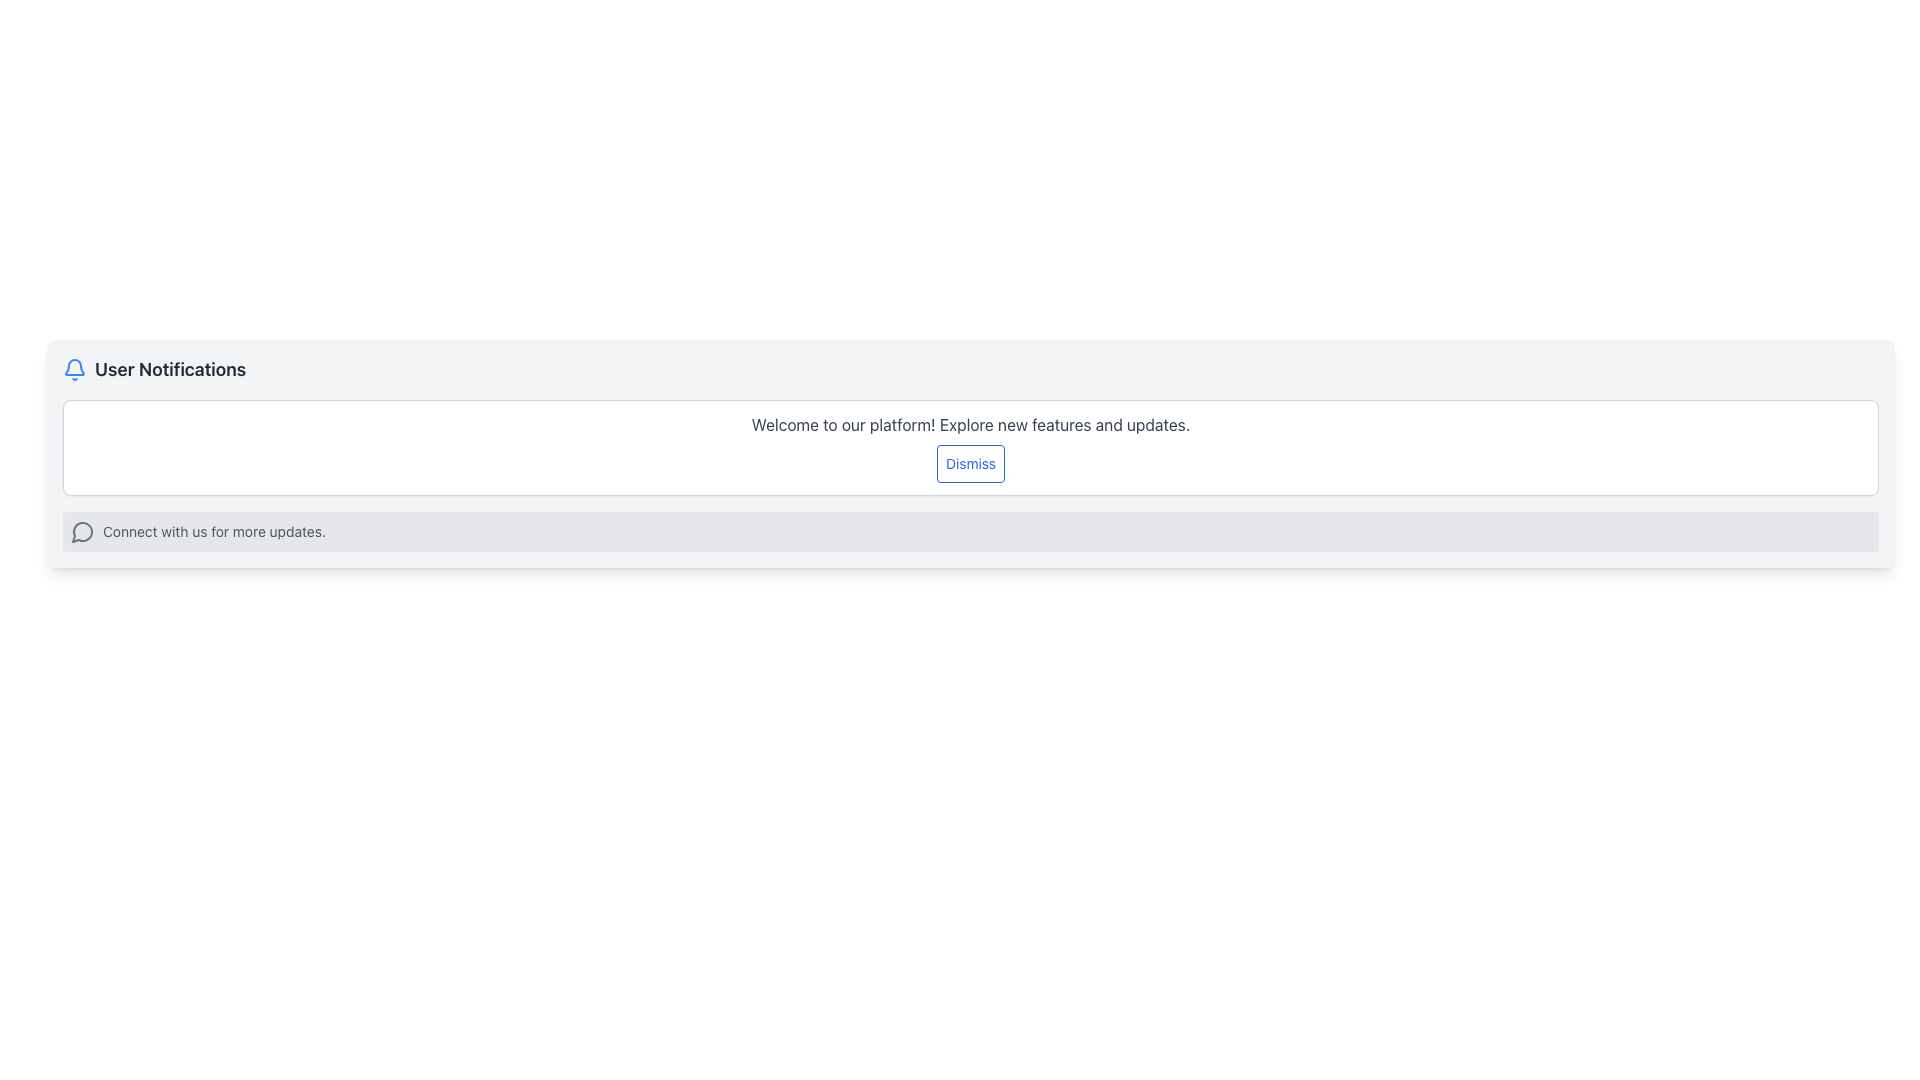 This screenshot has width=1920, height=1080. Describe the element at coordinates (75, 367) in the screenshot. I see `the middle part of the notification bell icon, which is a decorative vector shape in the 'User Notifications' section` at that location.